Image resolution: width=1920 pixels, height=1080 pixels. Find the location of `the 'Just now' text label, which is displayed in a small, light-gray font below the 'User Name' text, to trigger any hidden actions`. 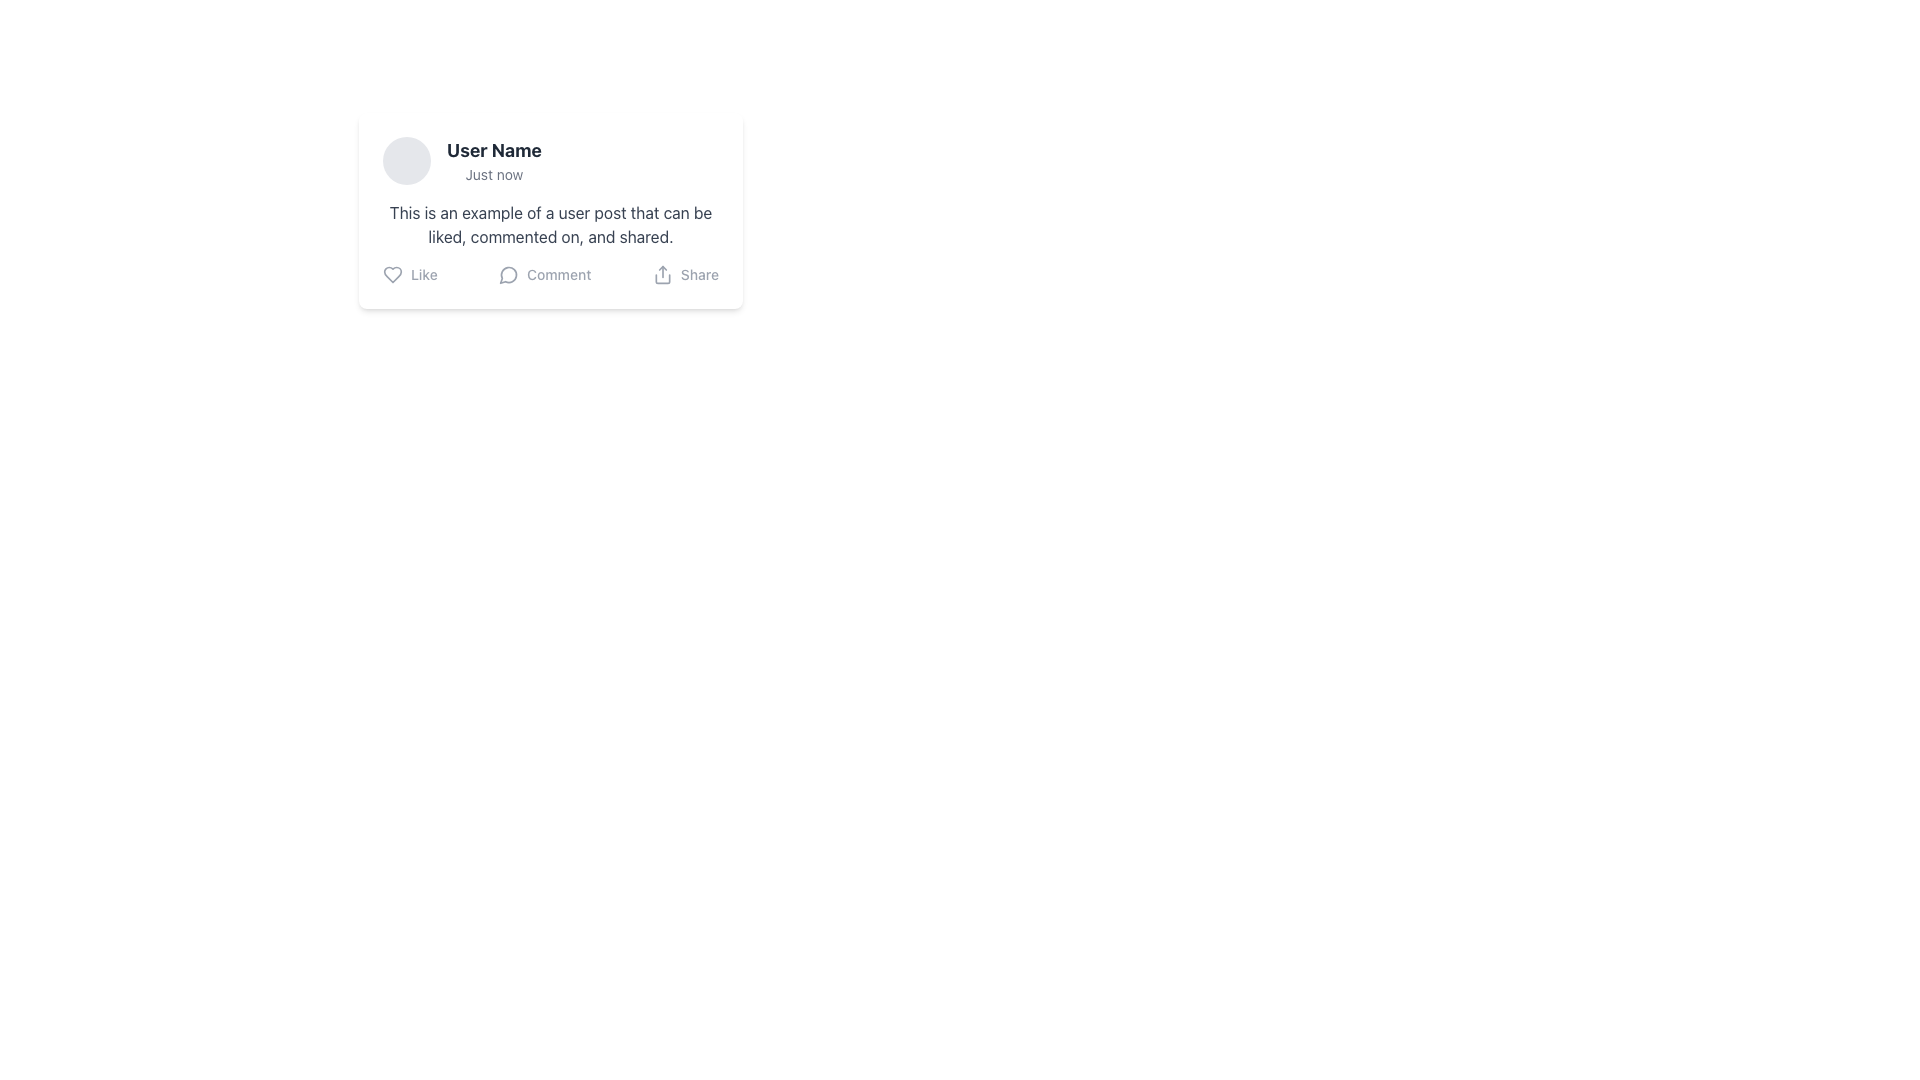

the 'Just now' text label, which is displayed in a small, light-gray font below the 'User Name' text, to trigger any hidden actions is located at coordinates (494, 173).